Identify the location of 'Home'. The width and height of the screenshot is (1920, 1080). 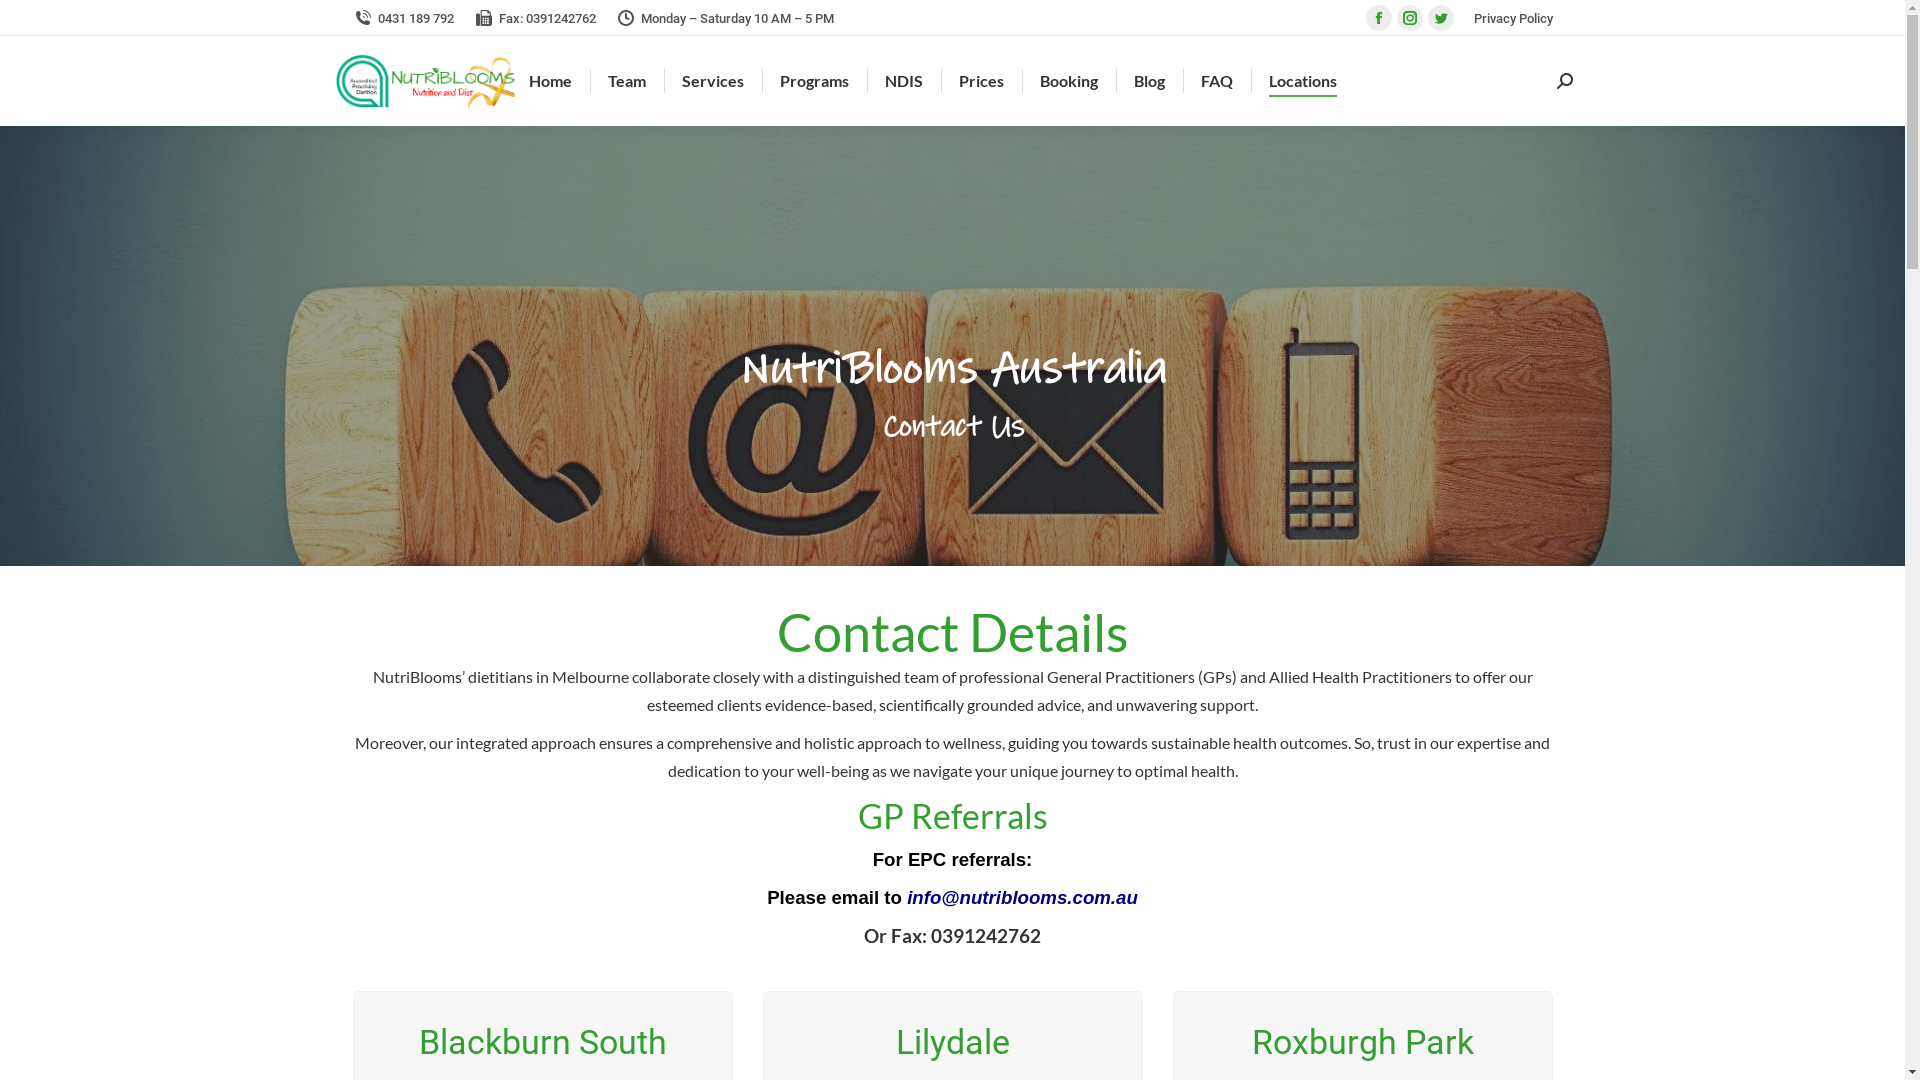
(550, 80).